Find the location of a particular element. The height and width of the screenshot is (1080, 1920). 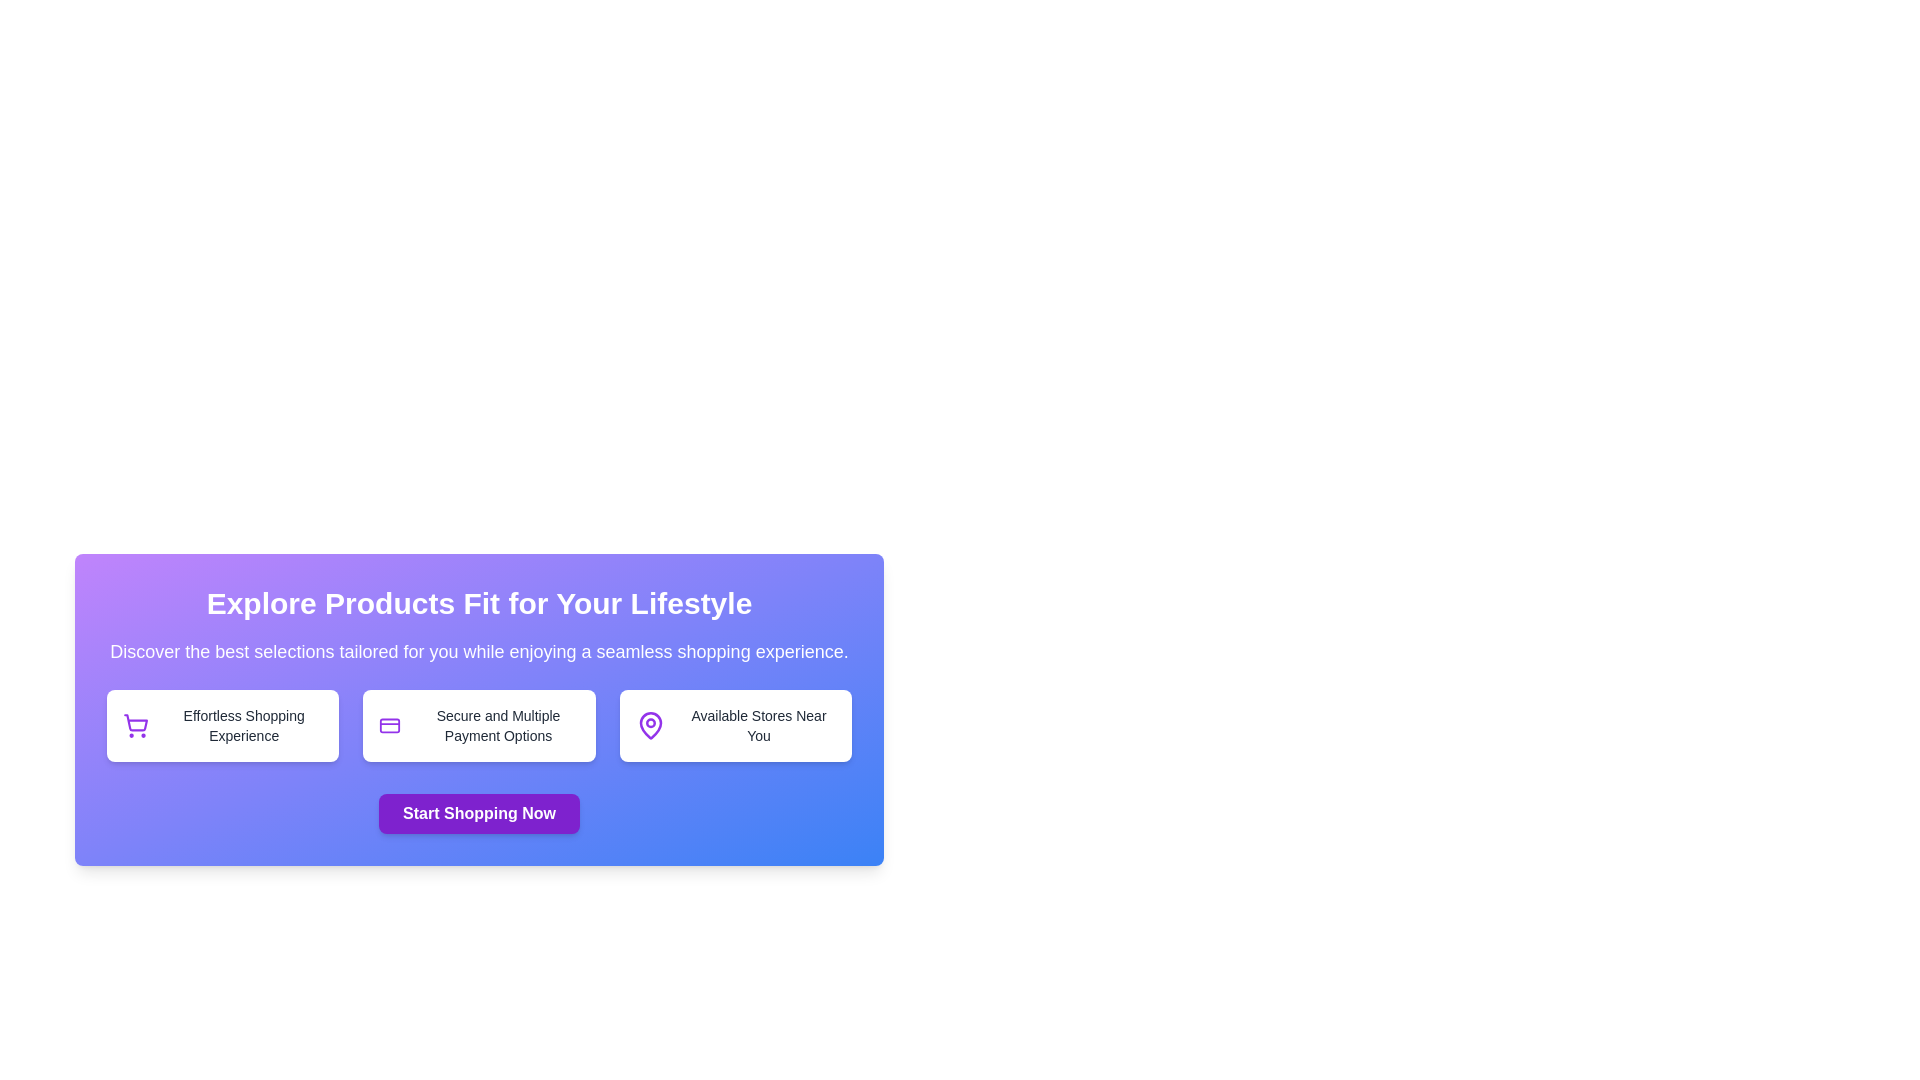

the rightmost Information Display Card in the third column for a quick interaction or animation is located at coordinates (734, 725).